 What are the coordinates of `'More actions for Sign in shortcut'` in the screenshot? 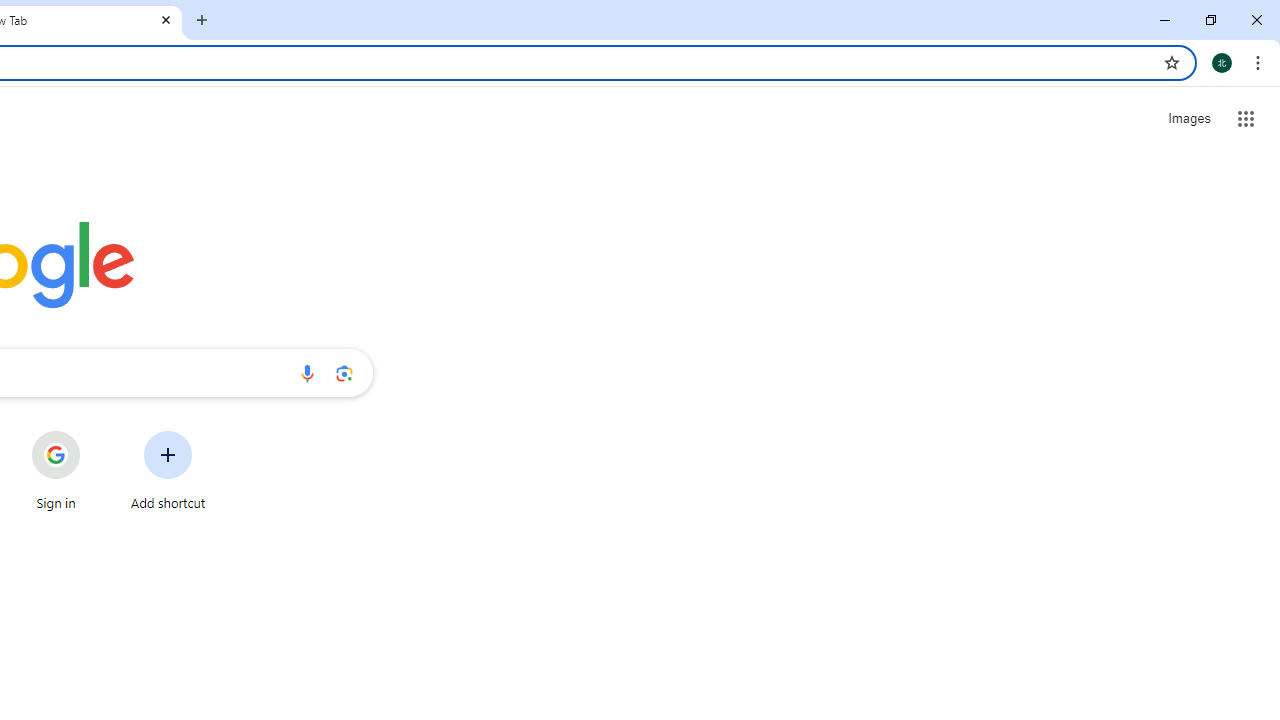 It's located at (95, 432).